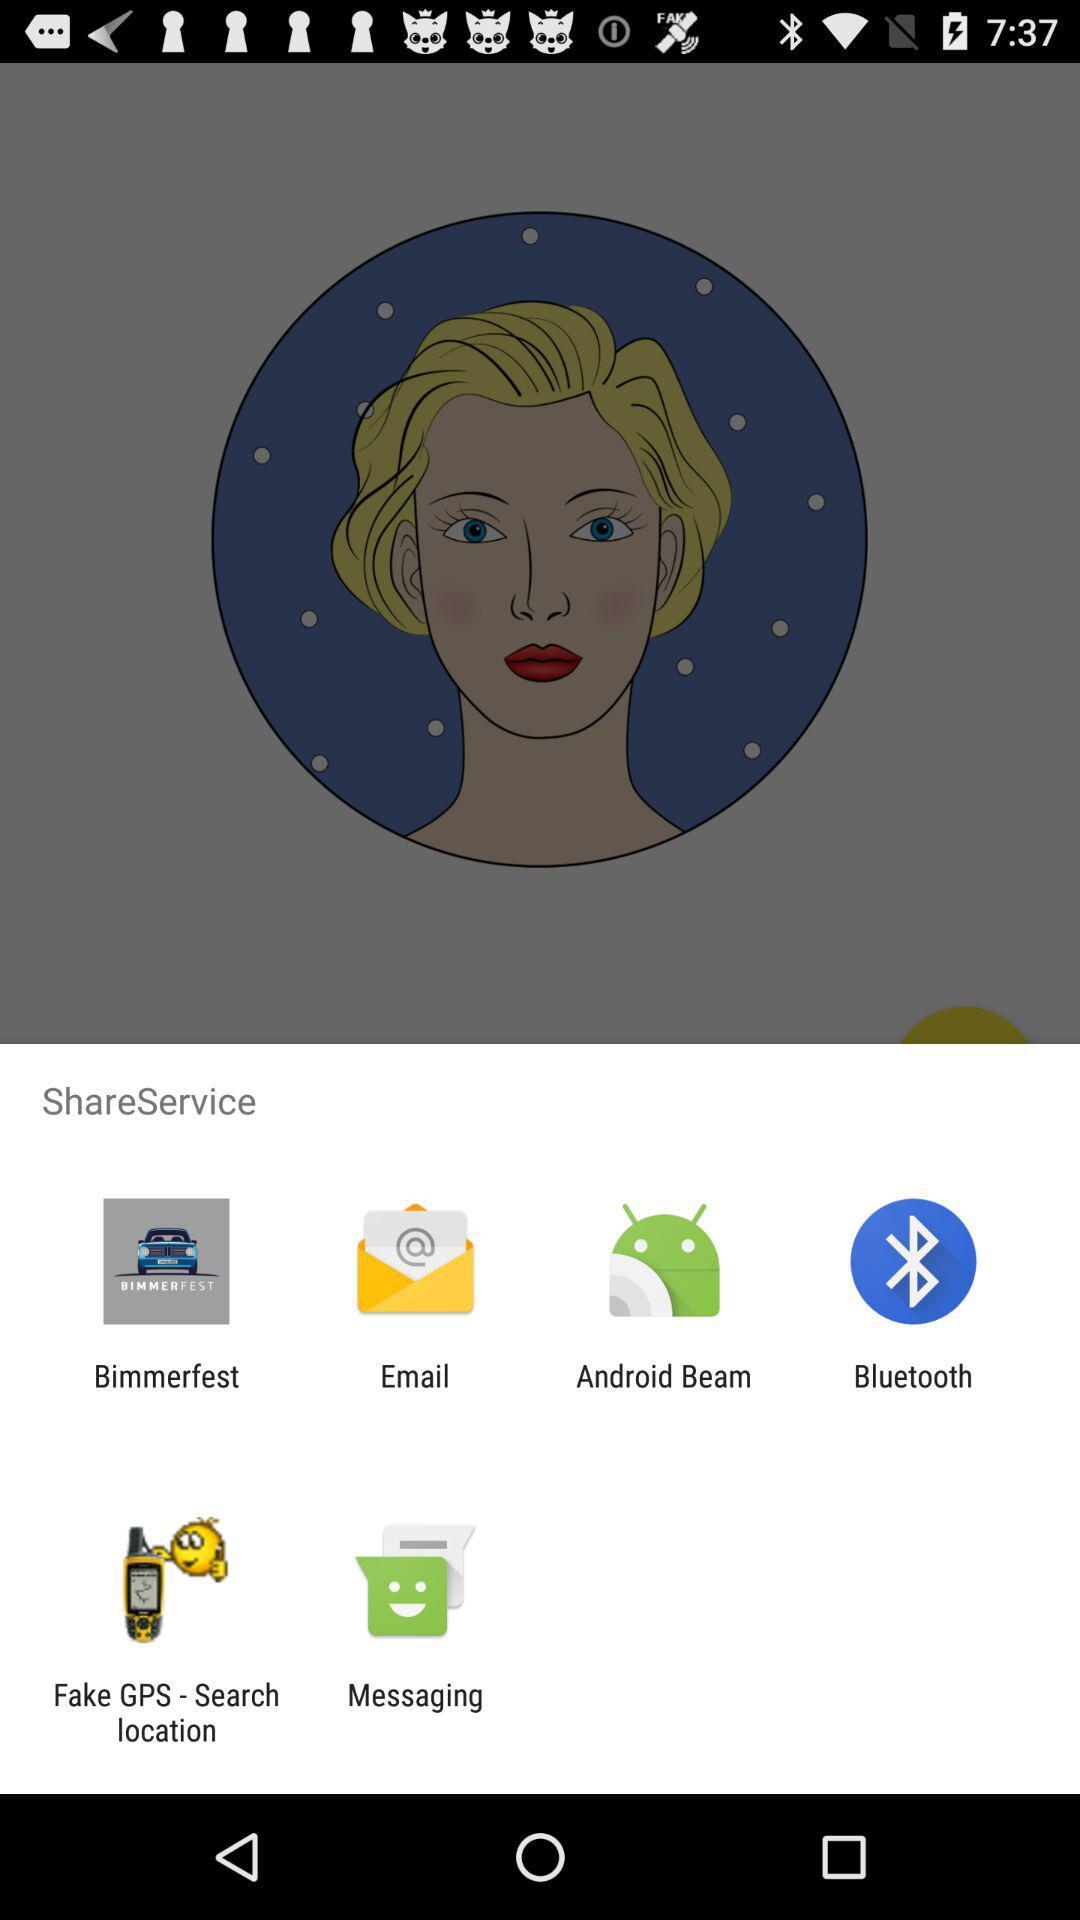 Image resolution: width=1080 pixels, height=1920 pixels. What do you see at coordinates (664, 1392) in the screenshot?
I see `the icon next to the email app` at bounding box center [664, 1392].